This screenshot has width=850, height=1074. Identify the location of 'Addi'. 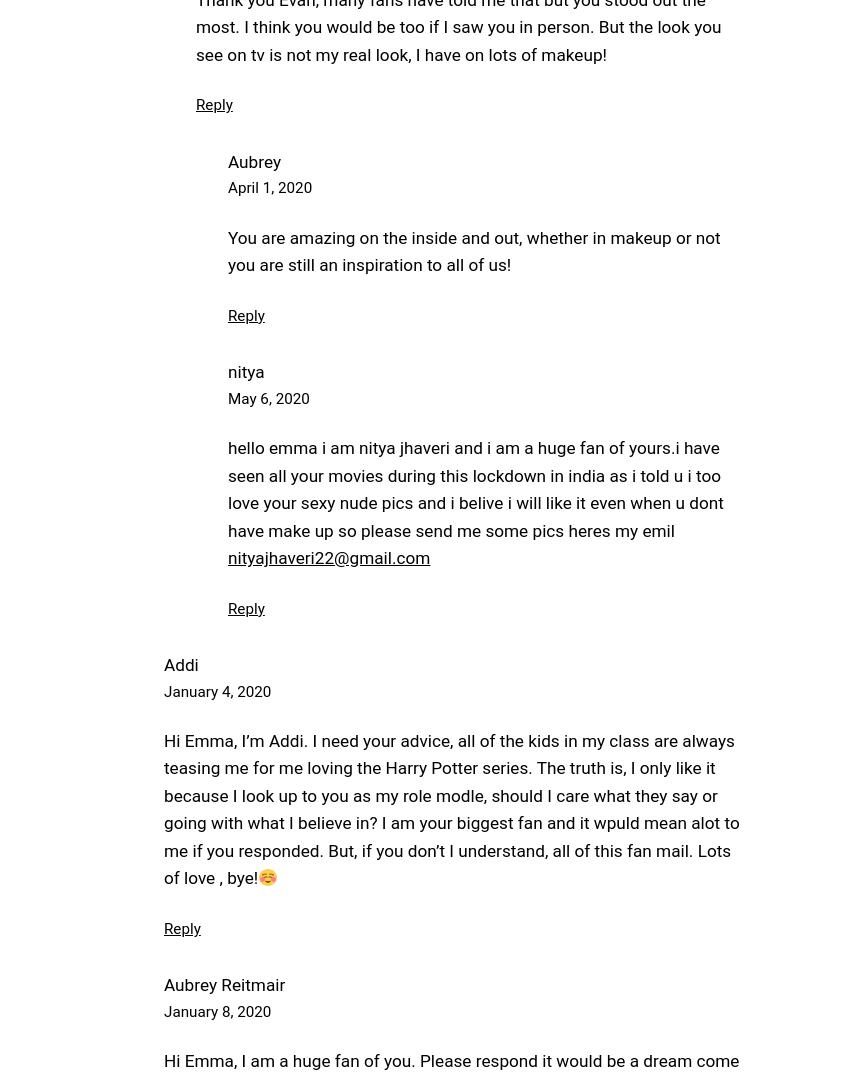
(179, 664).